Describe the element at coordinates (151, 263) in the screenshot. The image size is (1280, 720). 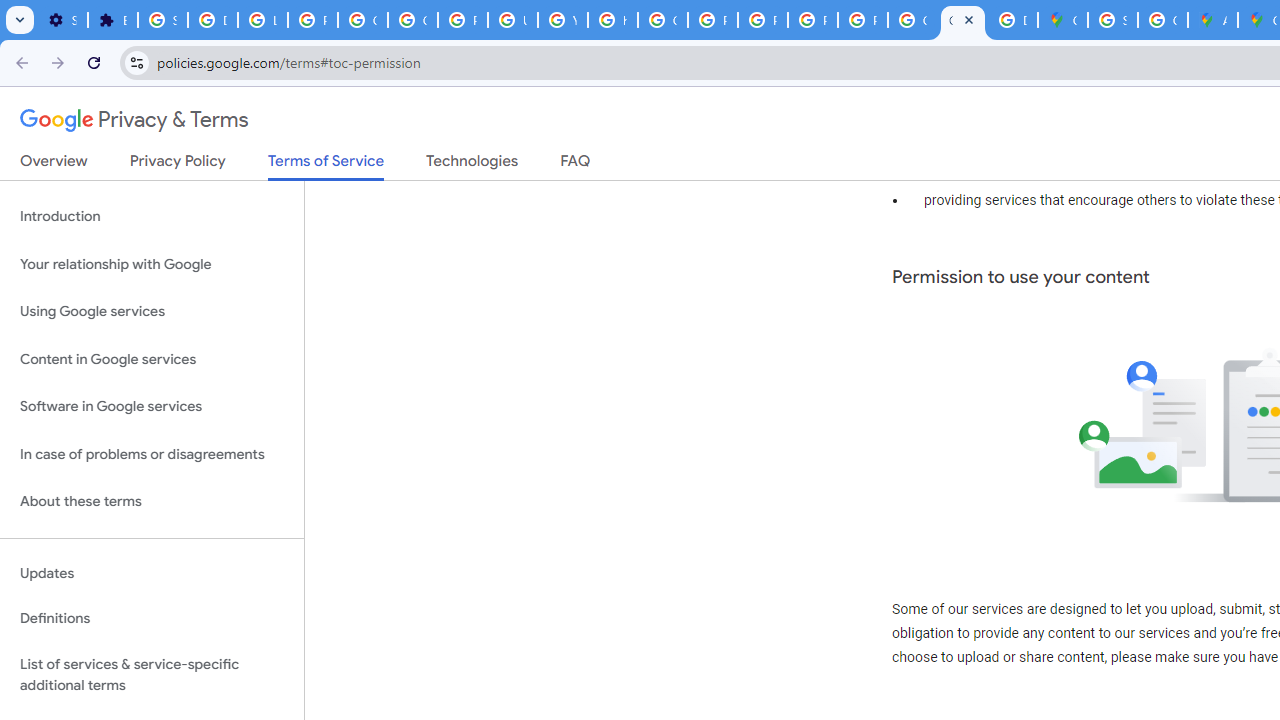
I see `'Your relationship with Google'` at that location.